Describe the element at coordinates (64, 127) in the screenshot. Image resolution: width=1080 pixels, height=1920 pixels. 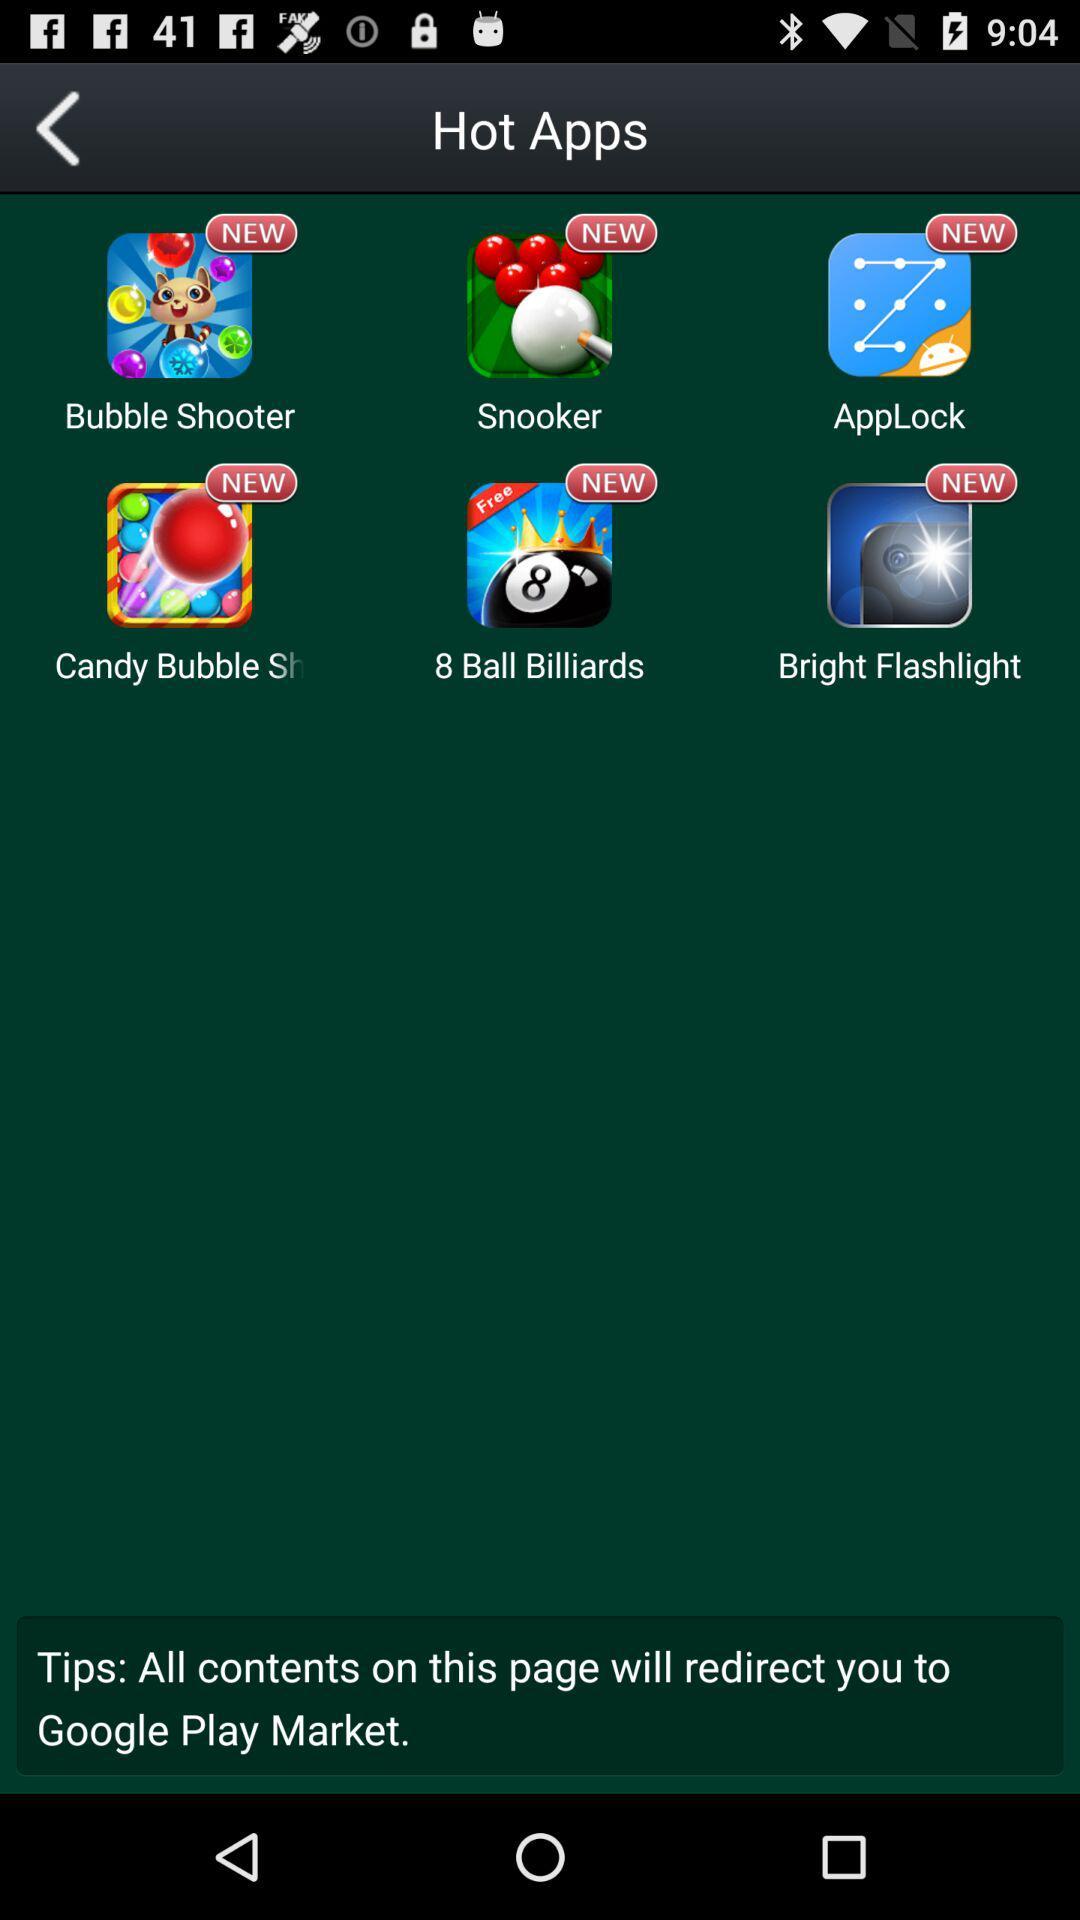
I see `exit out` at that location.